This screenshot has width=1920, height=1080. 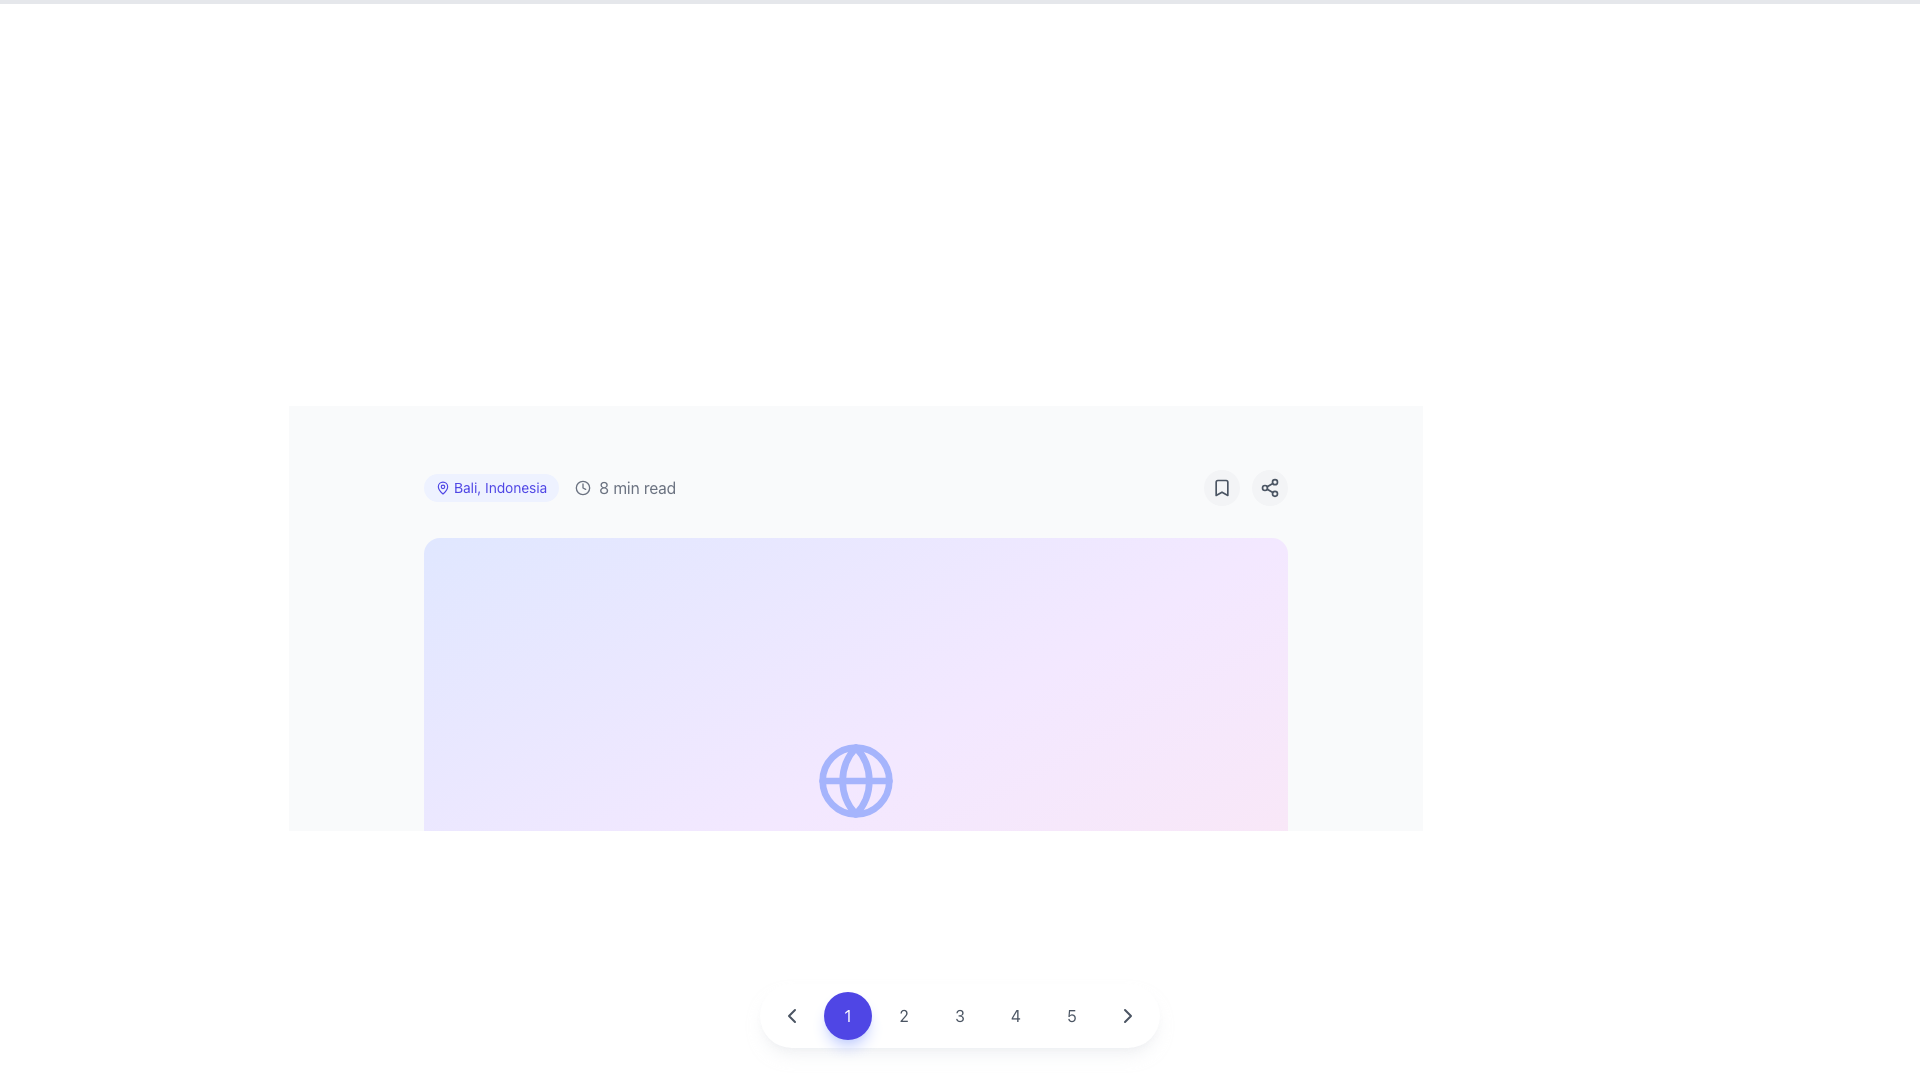 I want to click on the circular button with a light gray background and a connected nodes icon, so click(x=1269, y=488).